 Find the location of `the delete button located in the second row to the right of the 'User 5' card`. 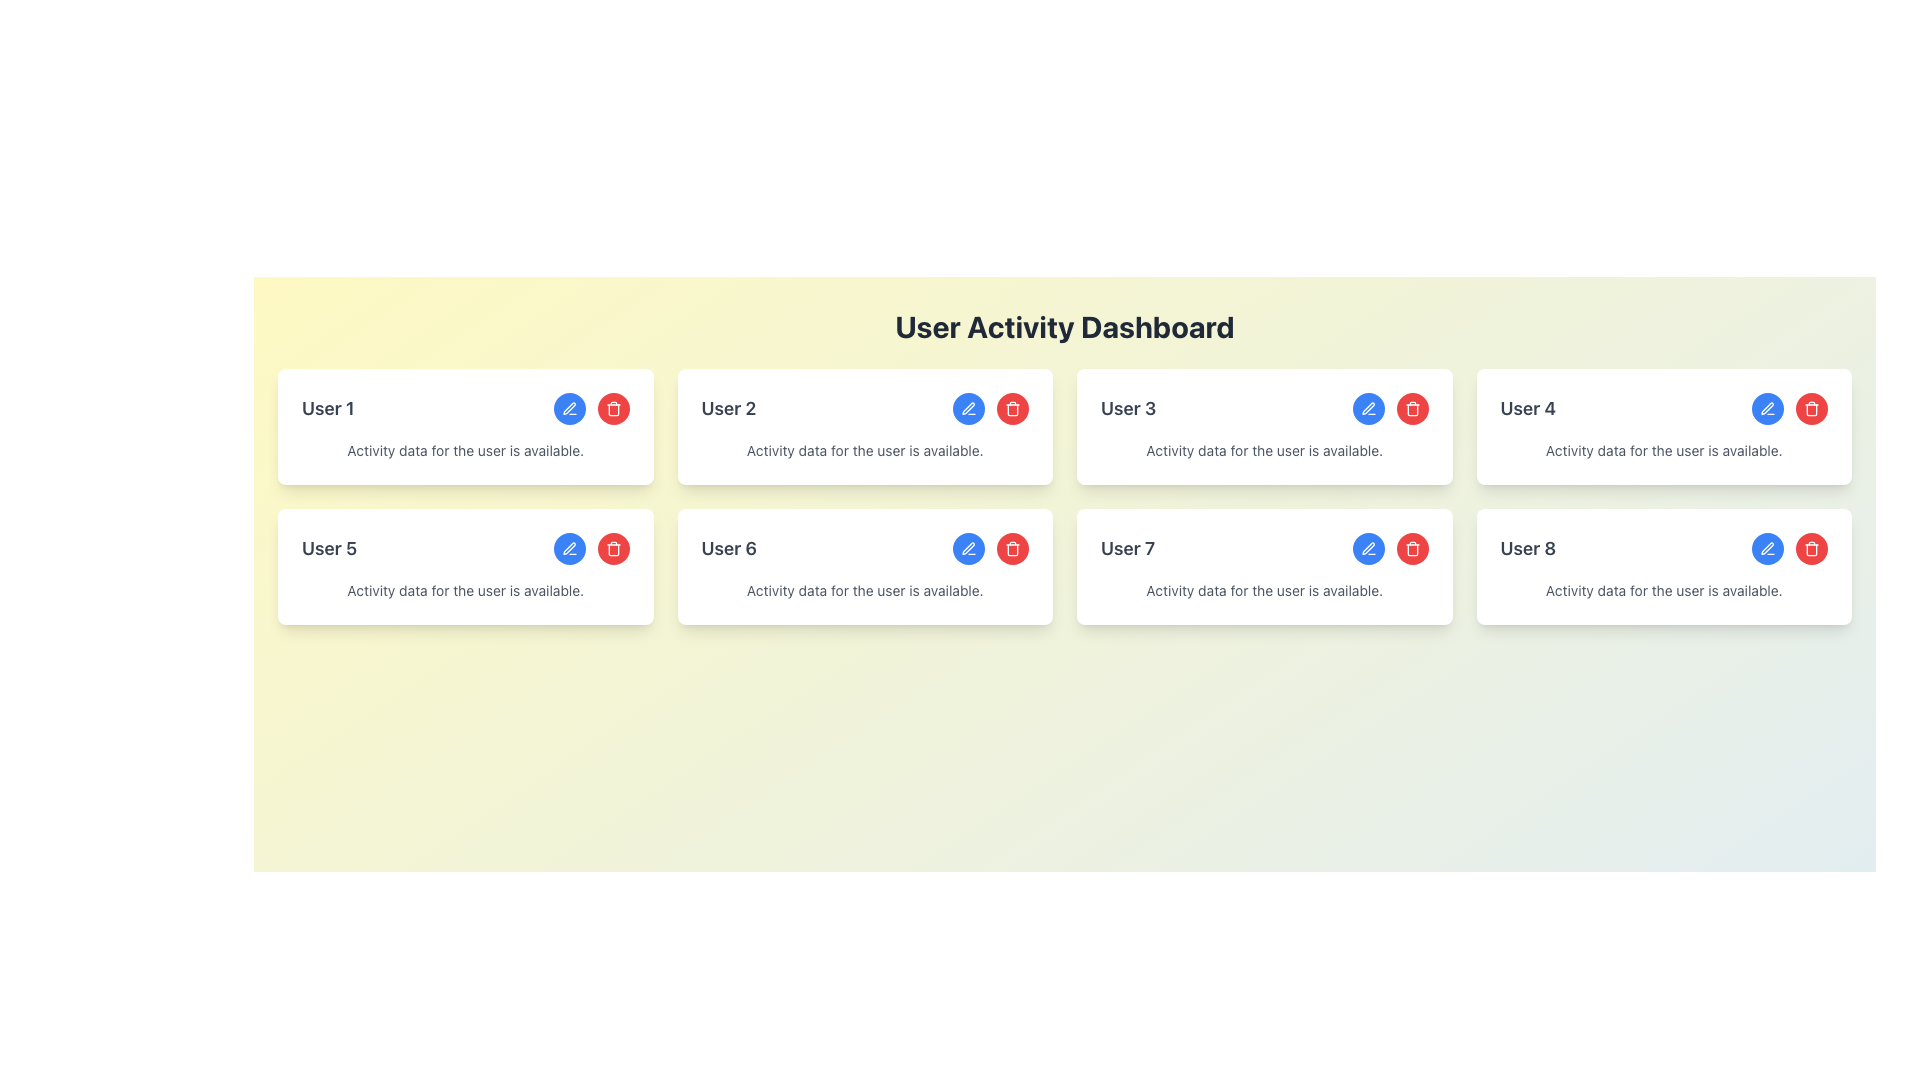

the delete button located in the second row to the right of the 'User 5' card is located at coordinates (612, 548).